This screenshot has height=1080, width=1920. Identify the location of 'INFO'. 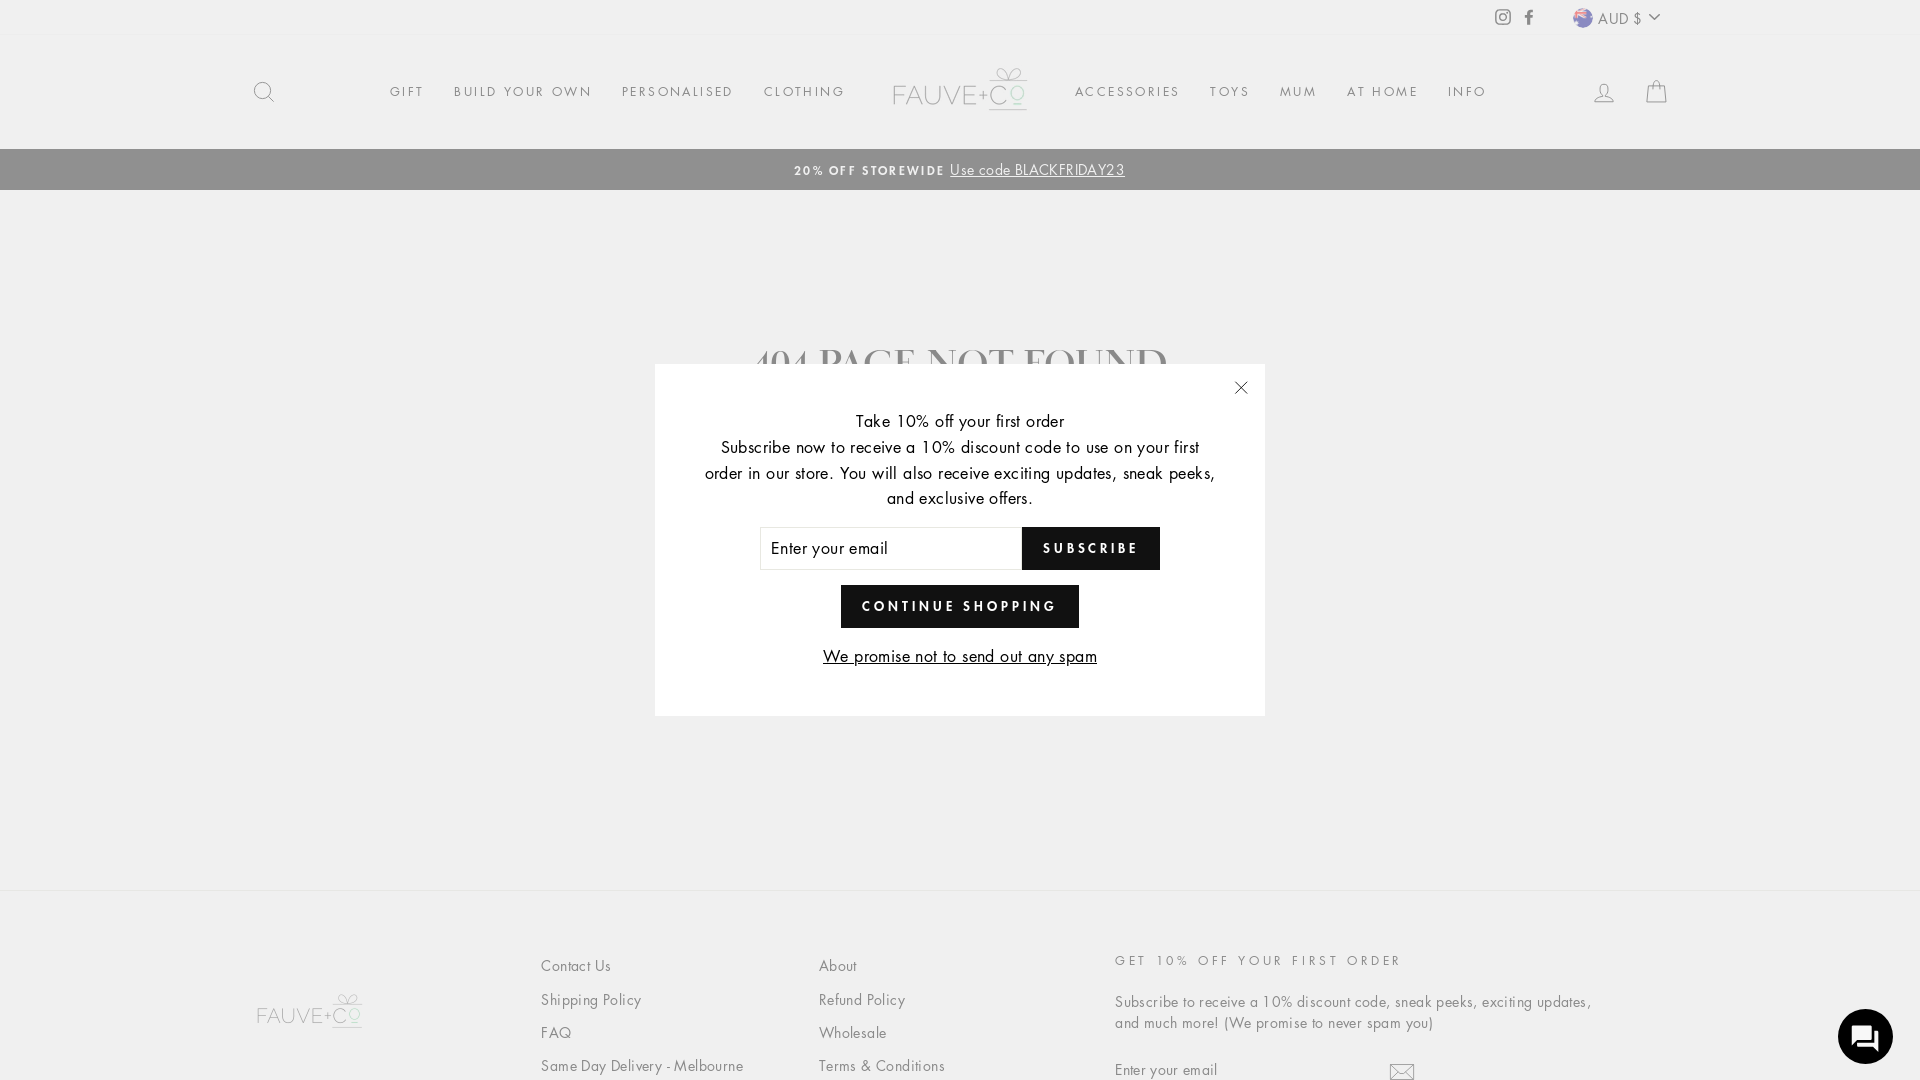
(1467, 92).